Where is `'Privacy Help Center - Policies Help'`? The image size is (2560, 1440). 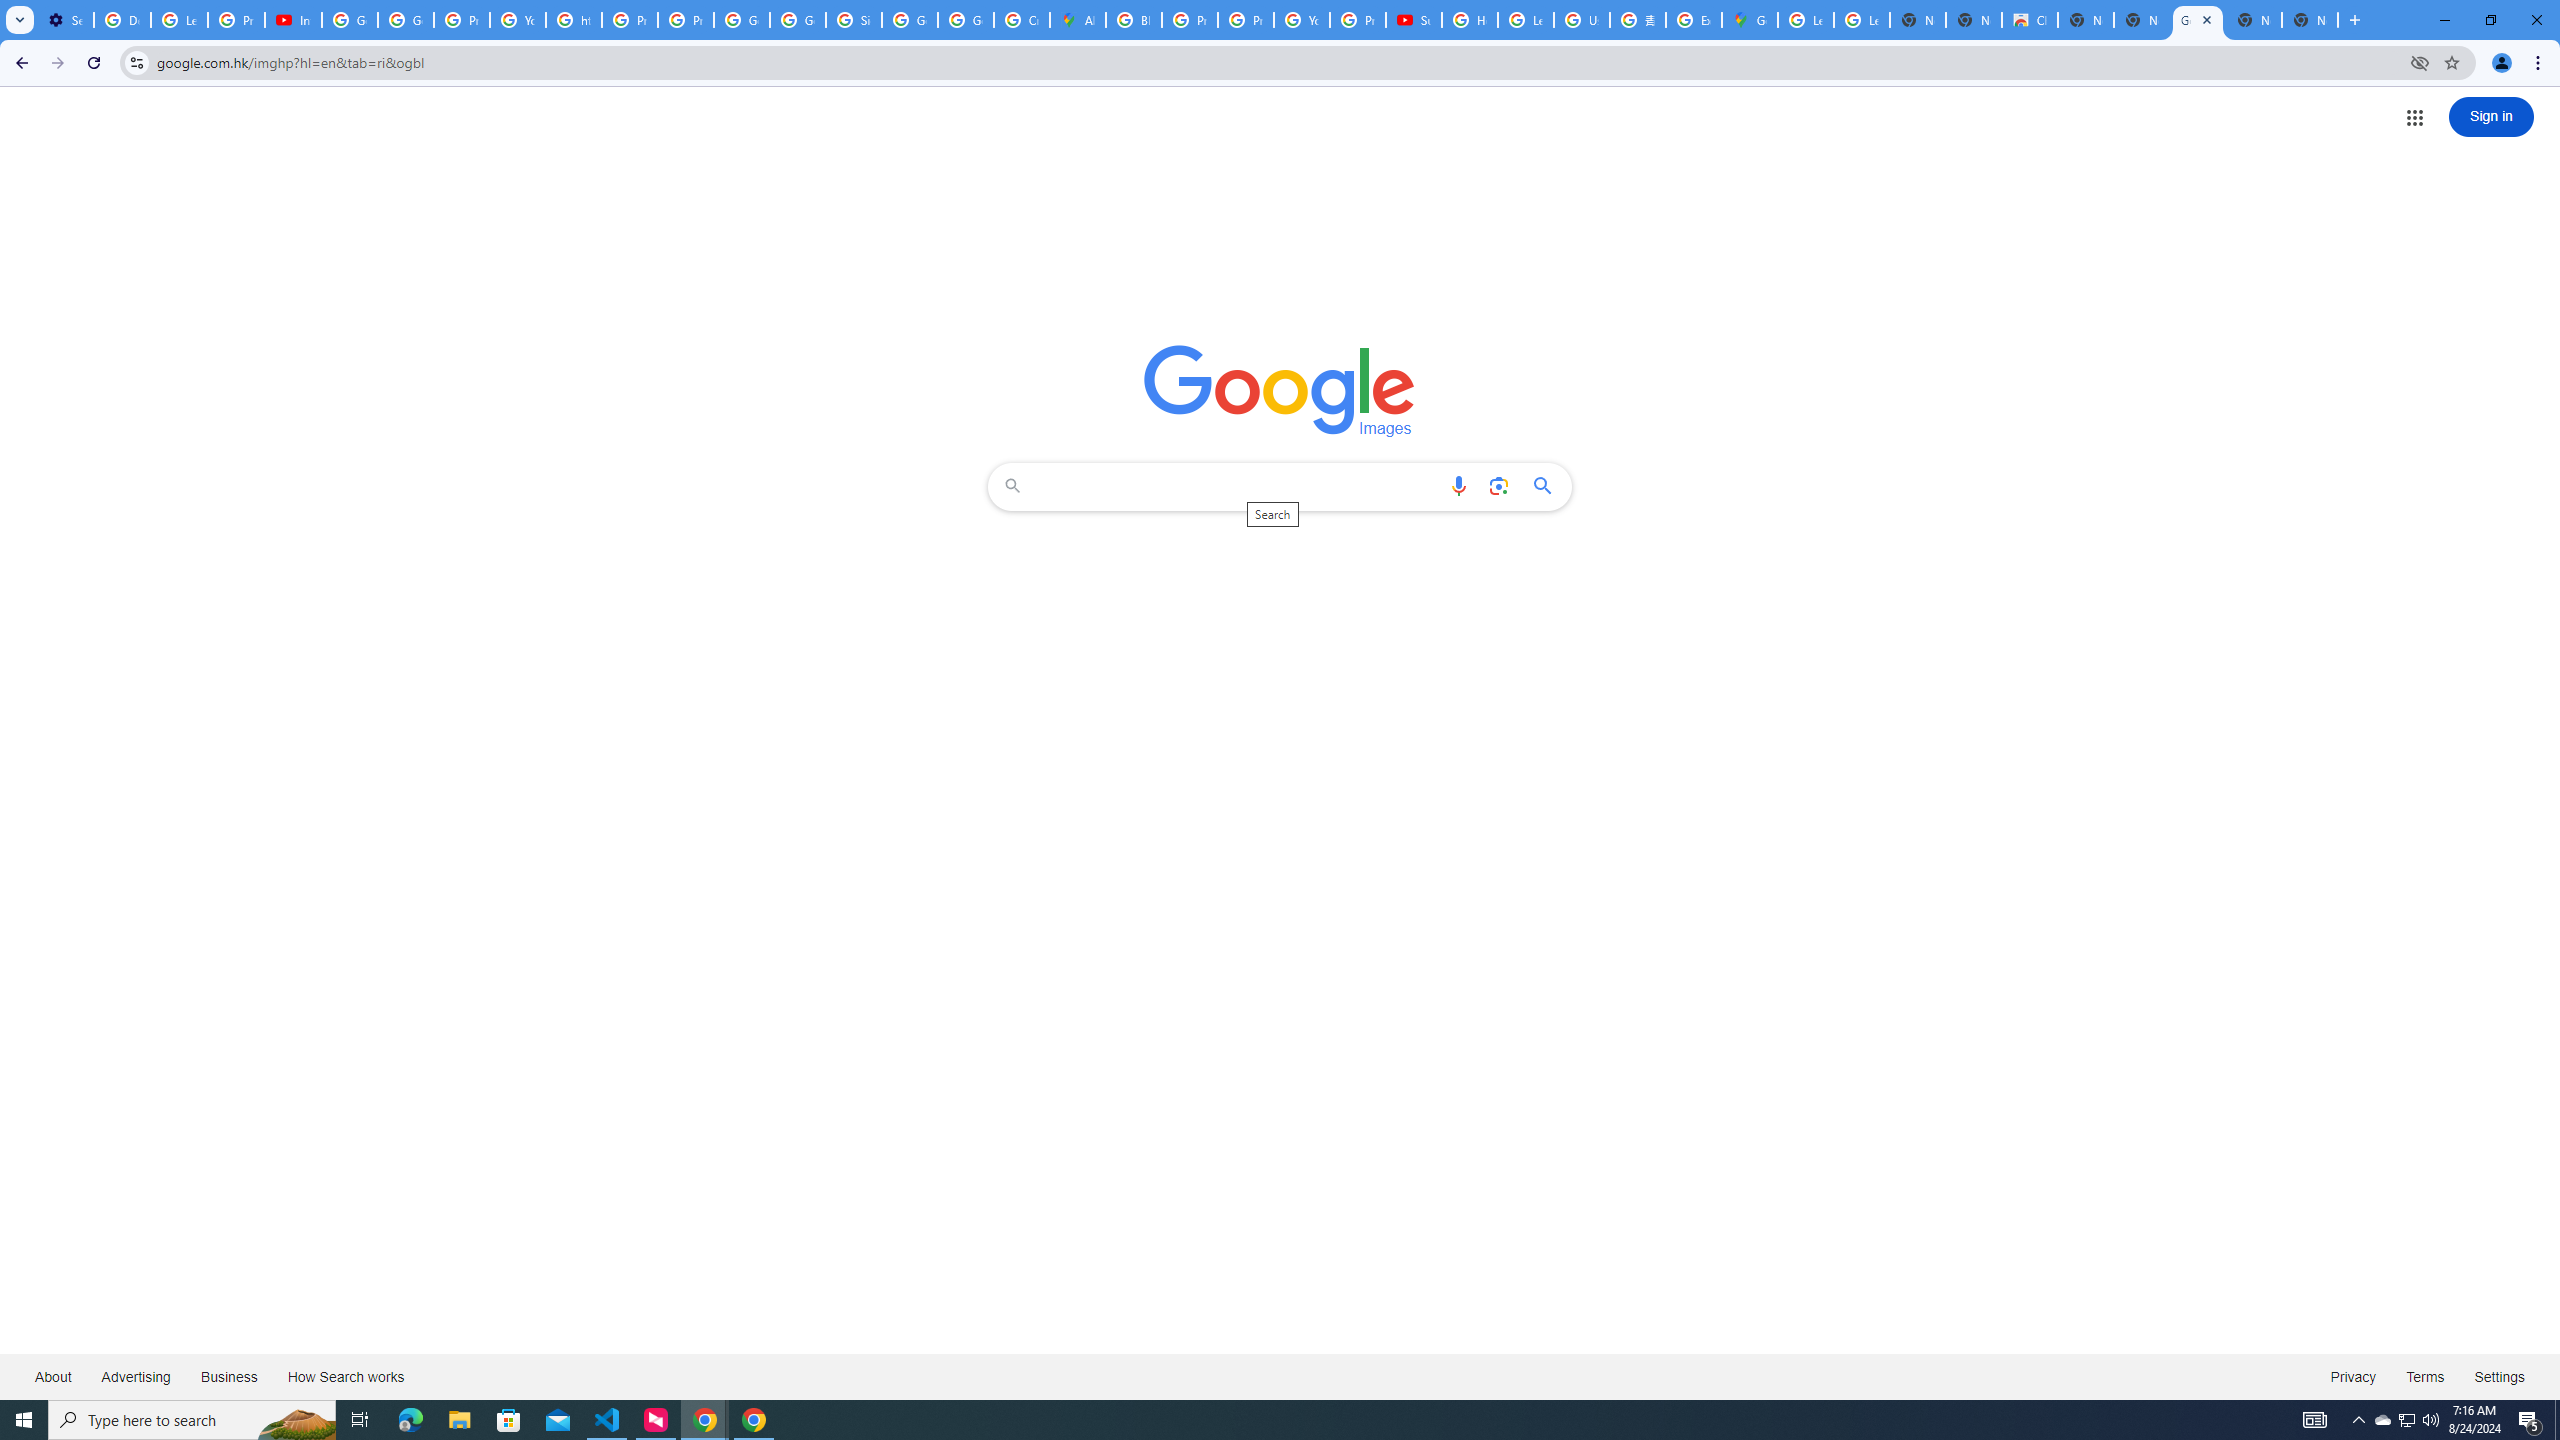
'Privacy Help Center - Policies Help' is located at coordinates (1244, 19).